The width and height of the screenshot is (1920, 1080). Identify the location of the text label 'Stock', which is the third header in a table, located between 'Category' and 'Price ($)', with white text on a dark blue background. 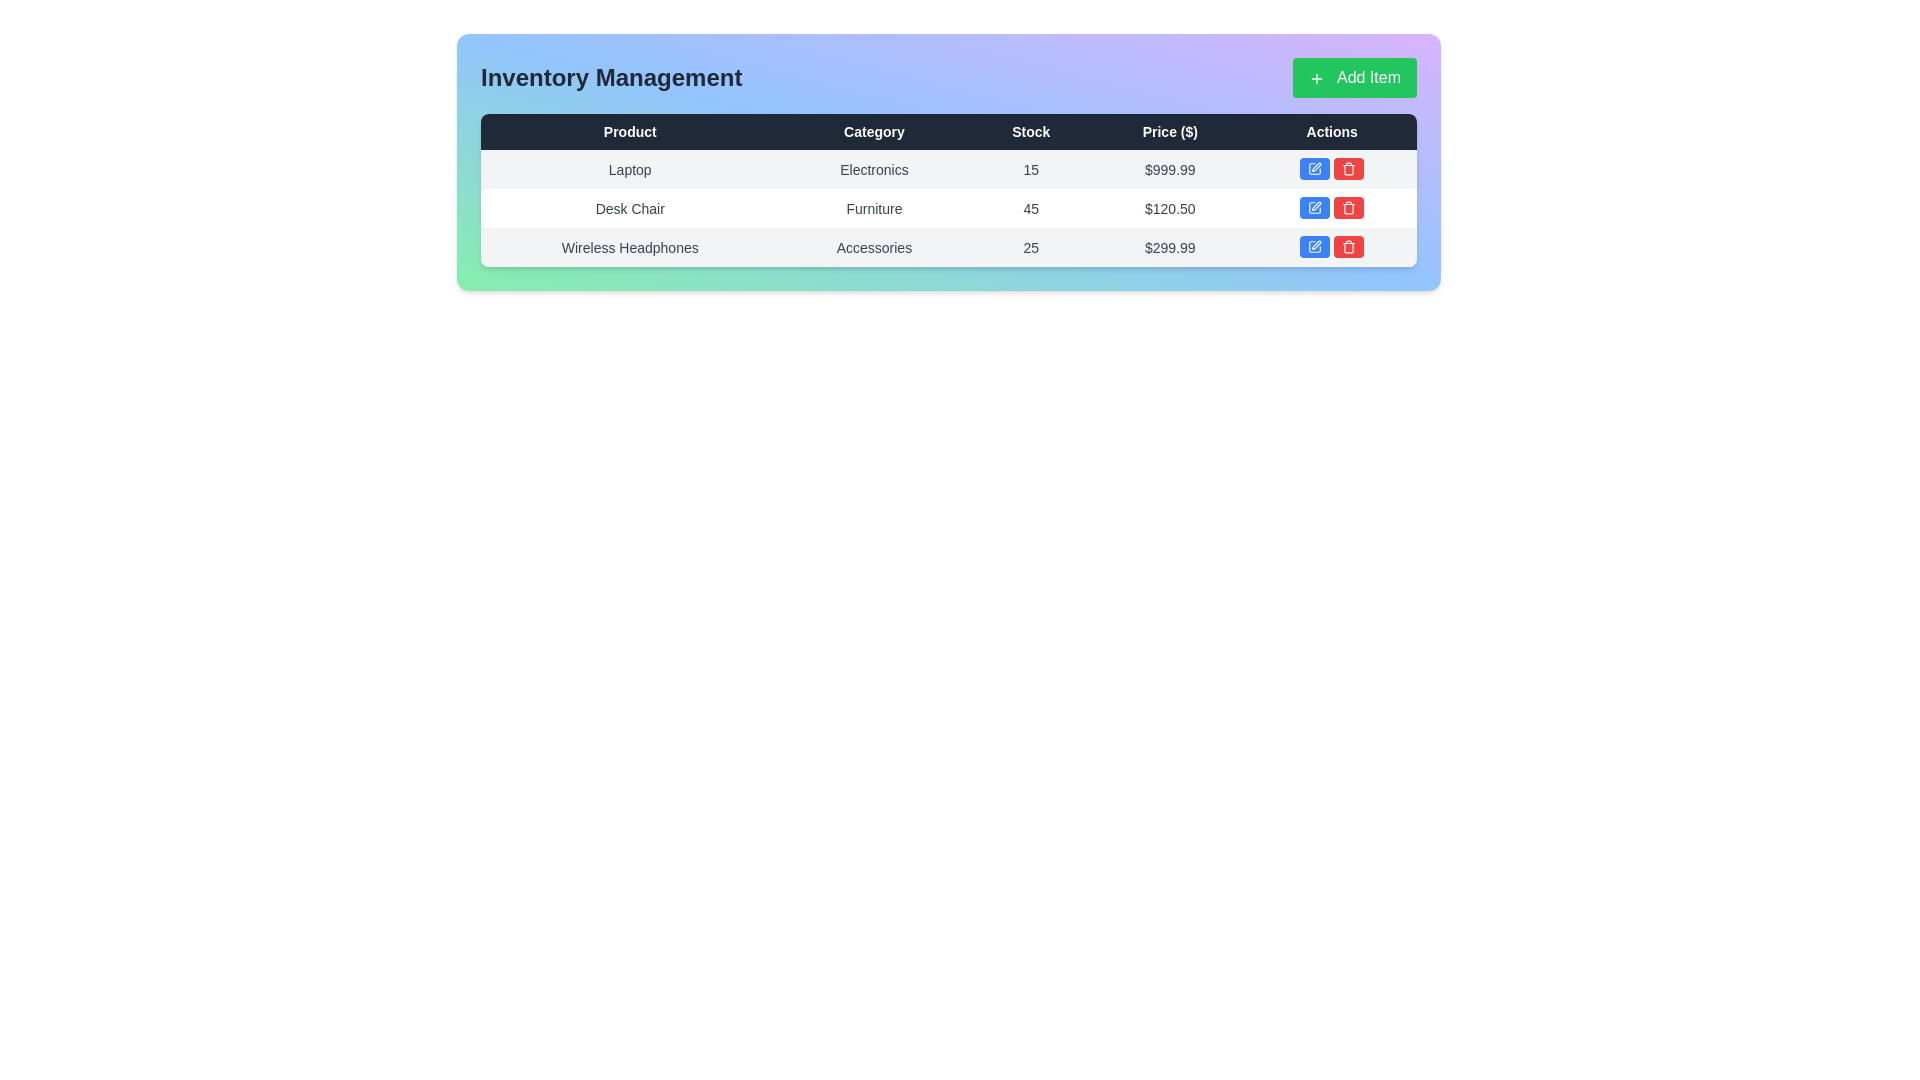
(1031, 131).